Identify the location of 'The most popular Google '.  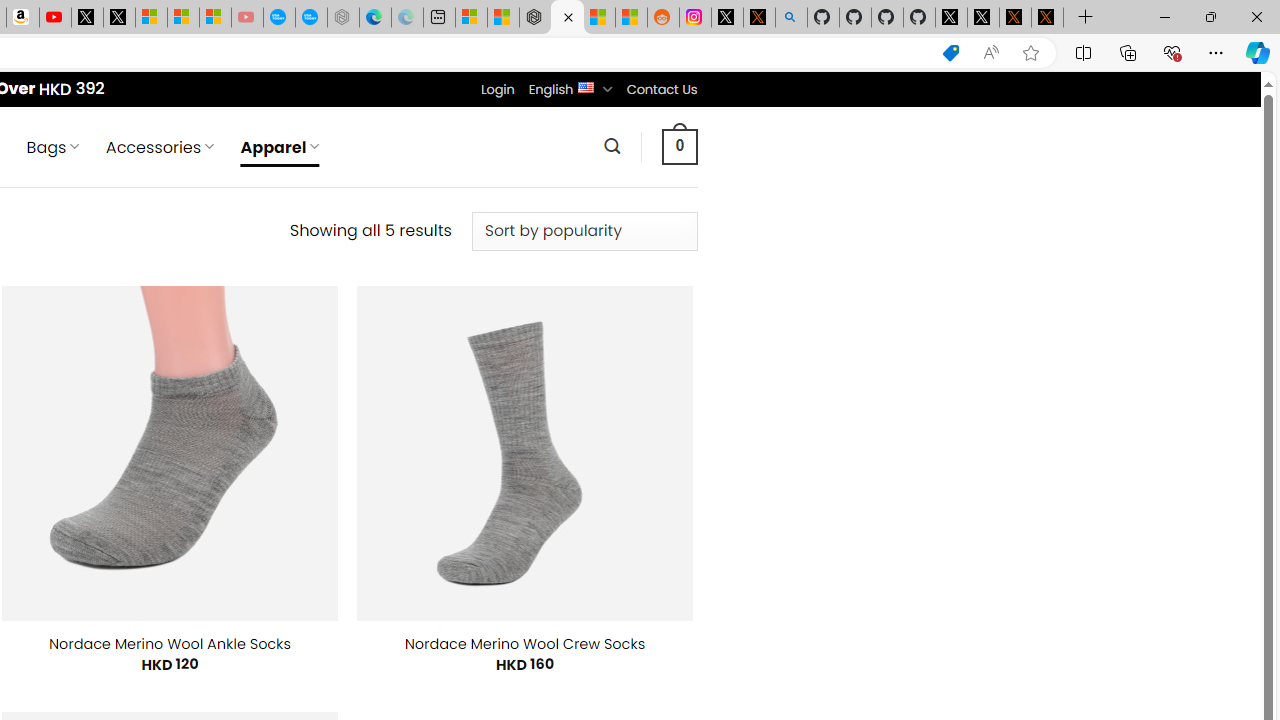
(310, 17).